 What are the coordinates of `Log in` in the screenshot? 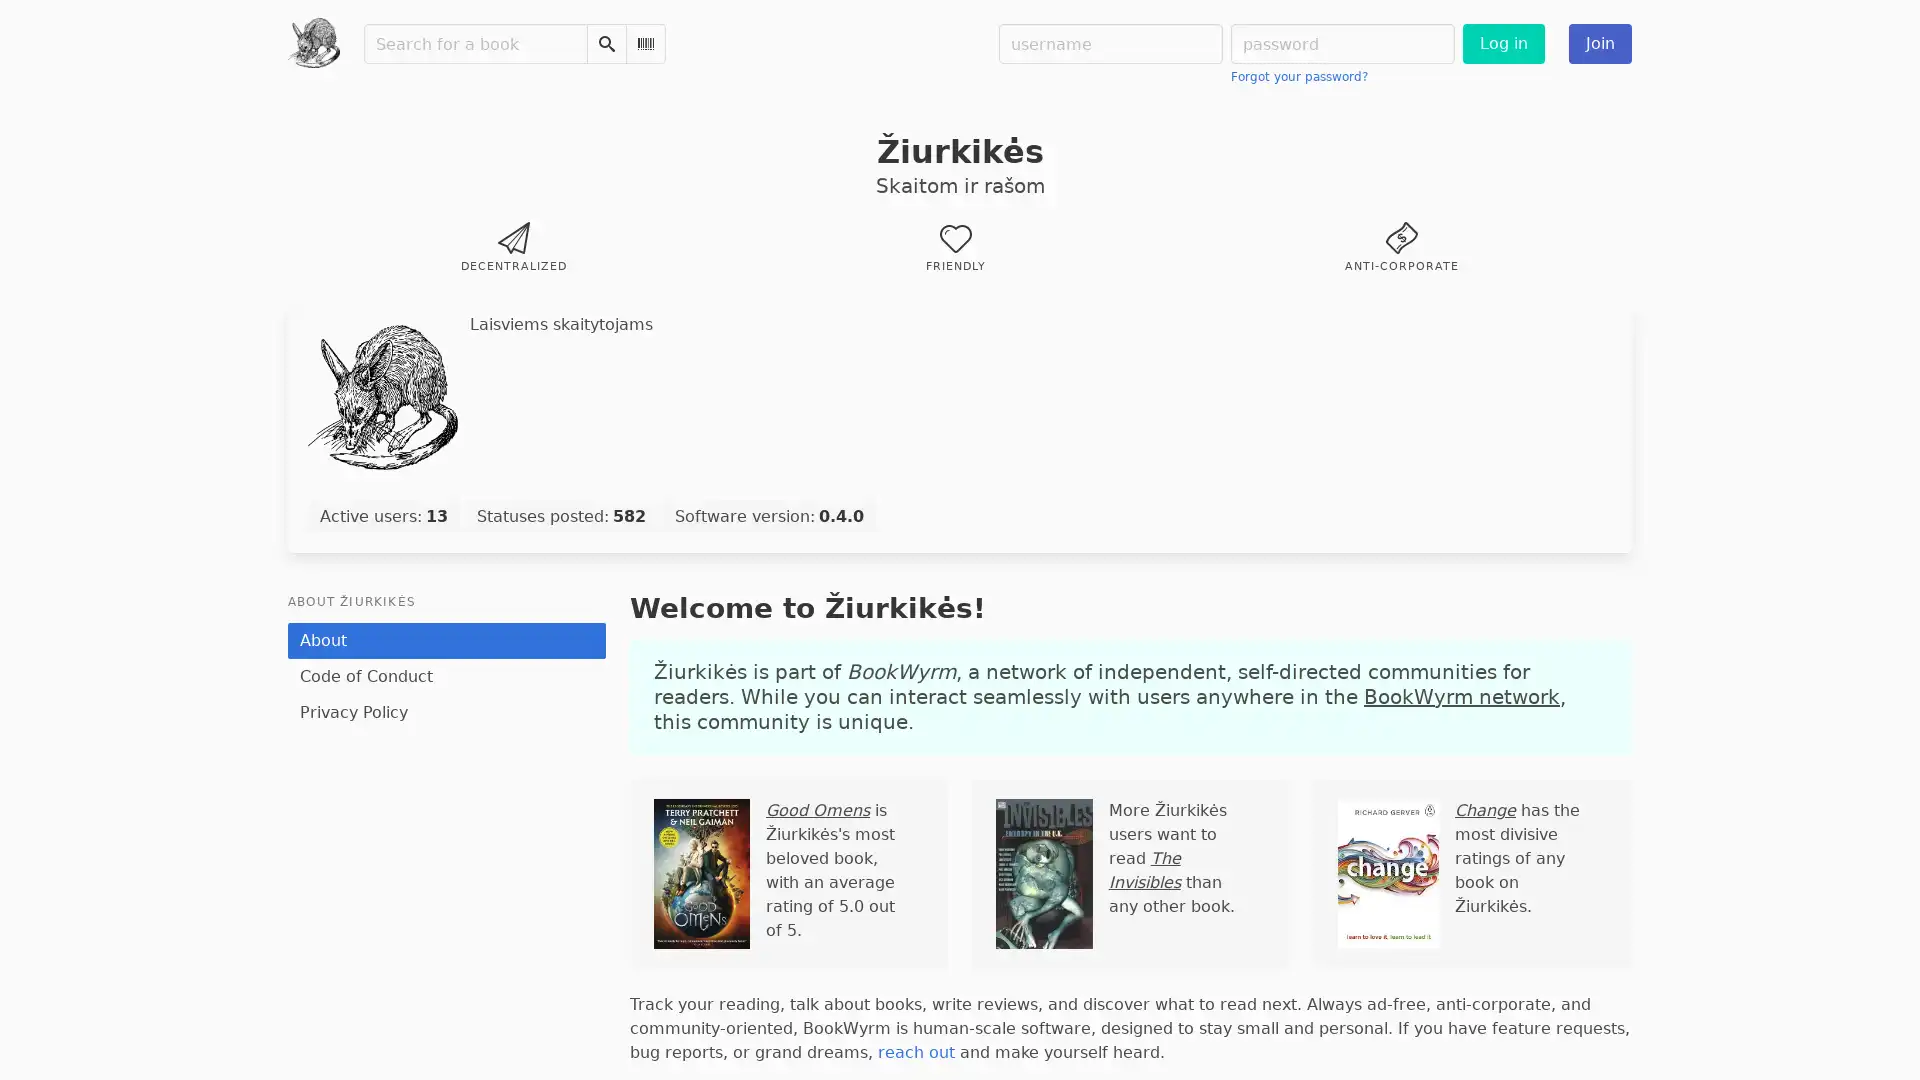 It's located at (1502, 43).